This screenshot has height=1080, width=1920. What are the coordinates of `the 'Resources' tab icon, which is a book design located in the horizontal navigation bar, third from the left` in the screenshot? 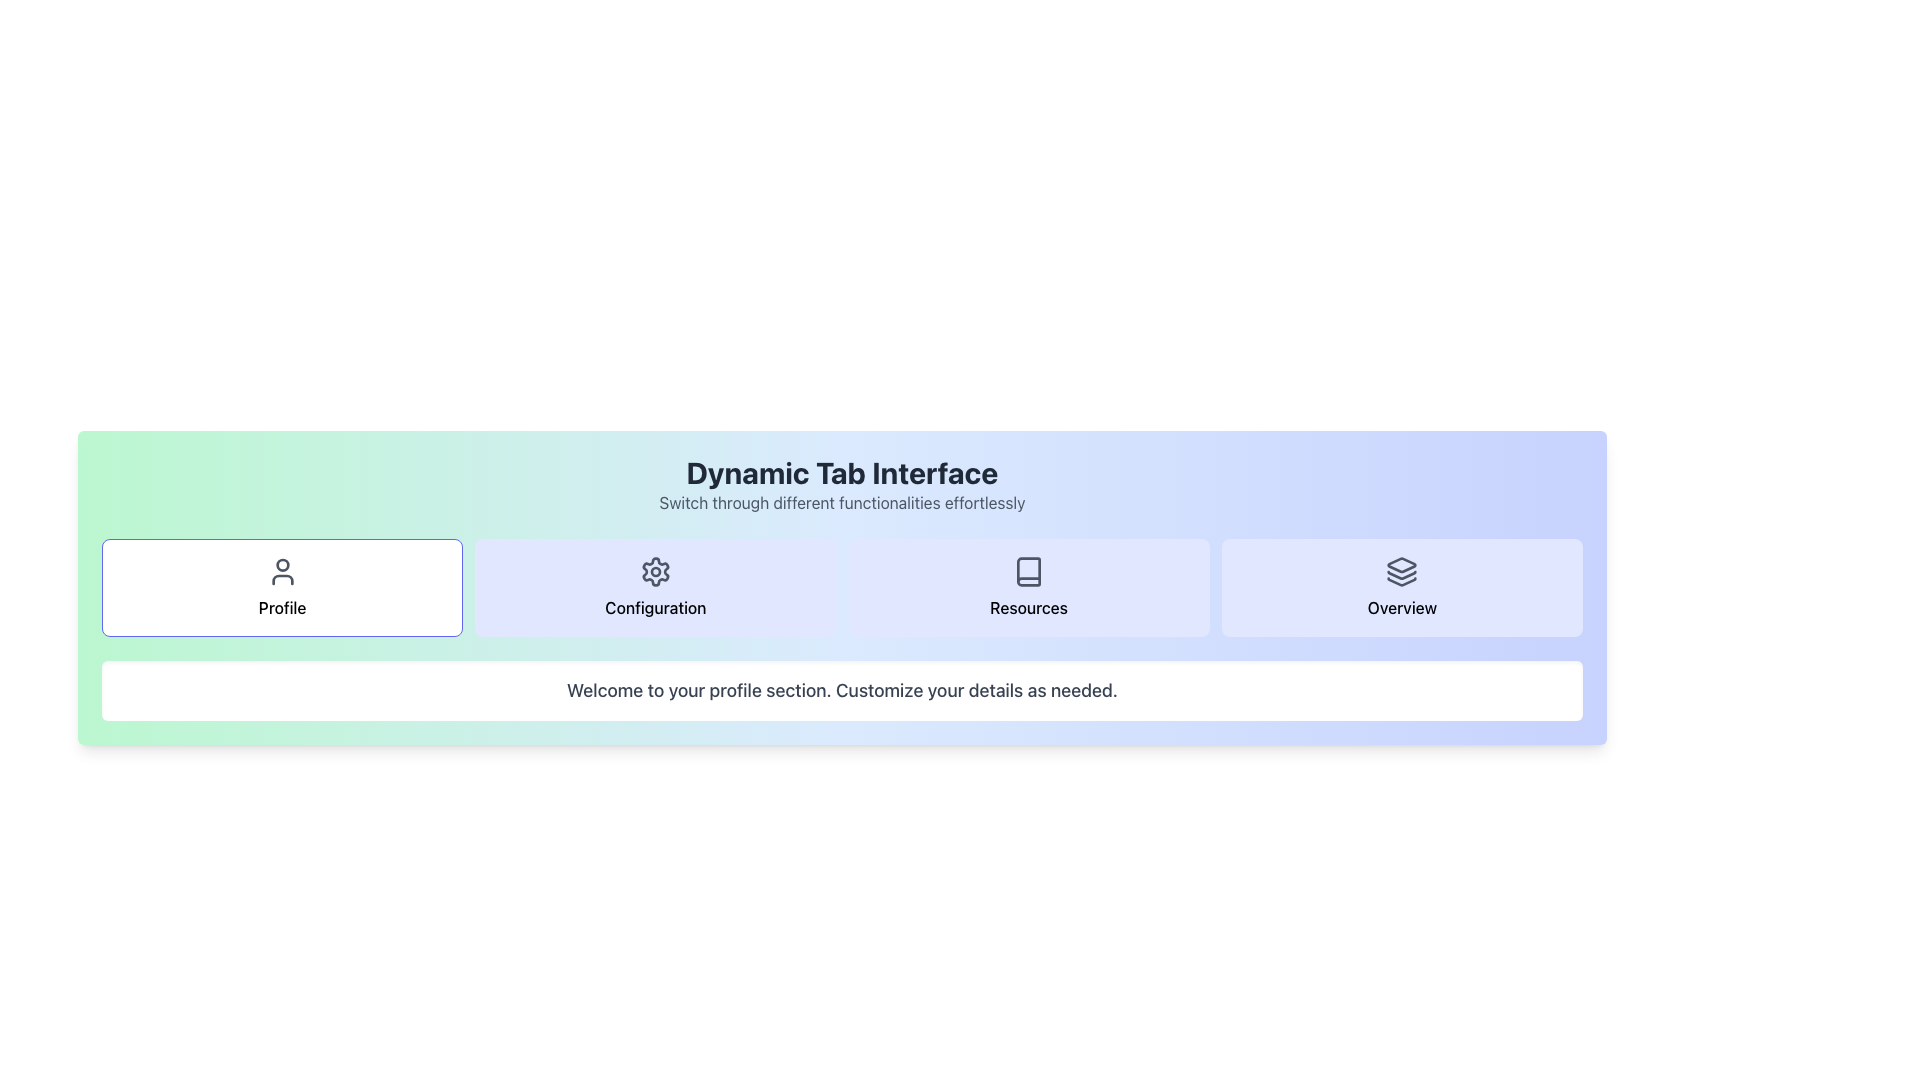 It's located at (1029, 571).